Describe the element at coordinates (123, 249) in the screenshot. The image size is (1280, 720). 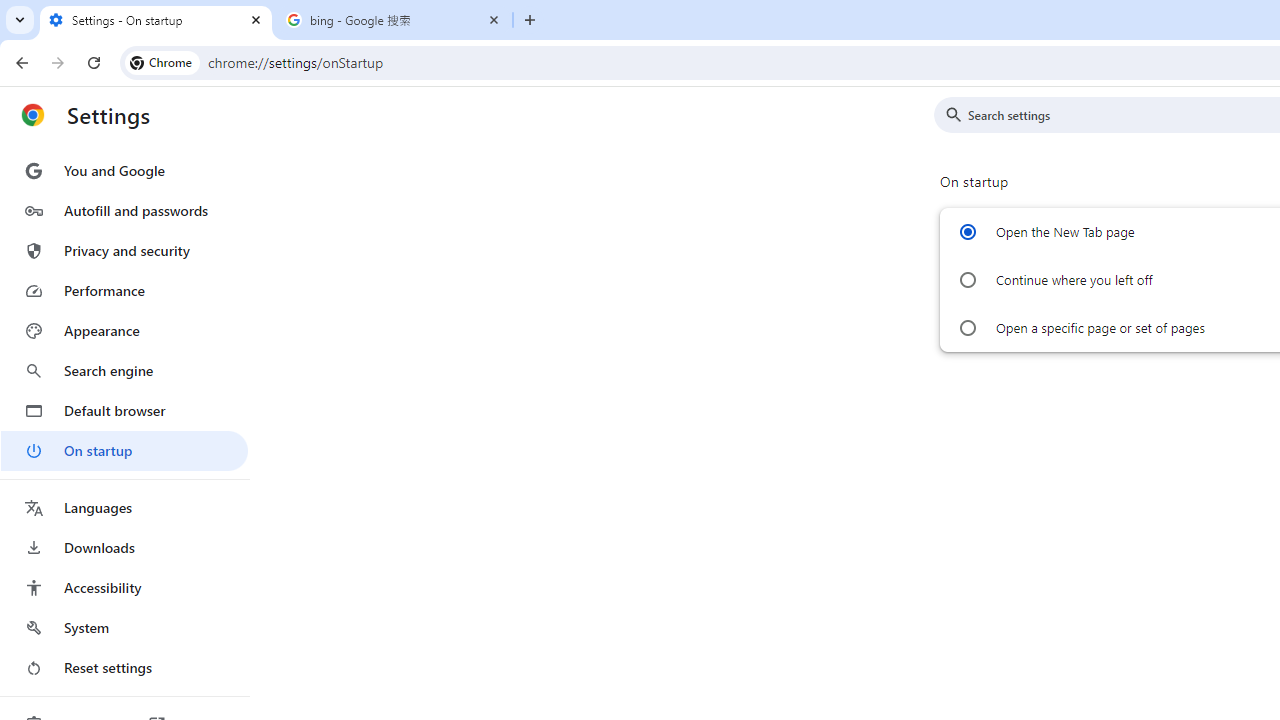
I see `'Privacy and security'` at that location.